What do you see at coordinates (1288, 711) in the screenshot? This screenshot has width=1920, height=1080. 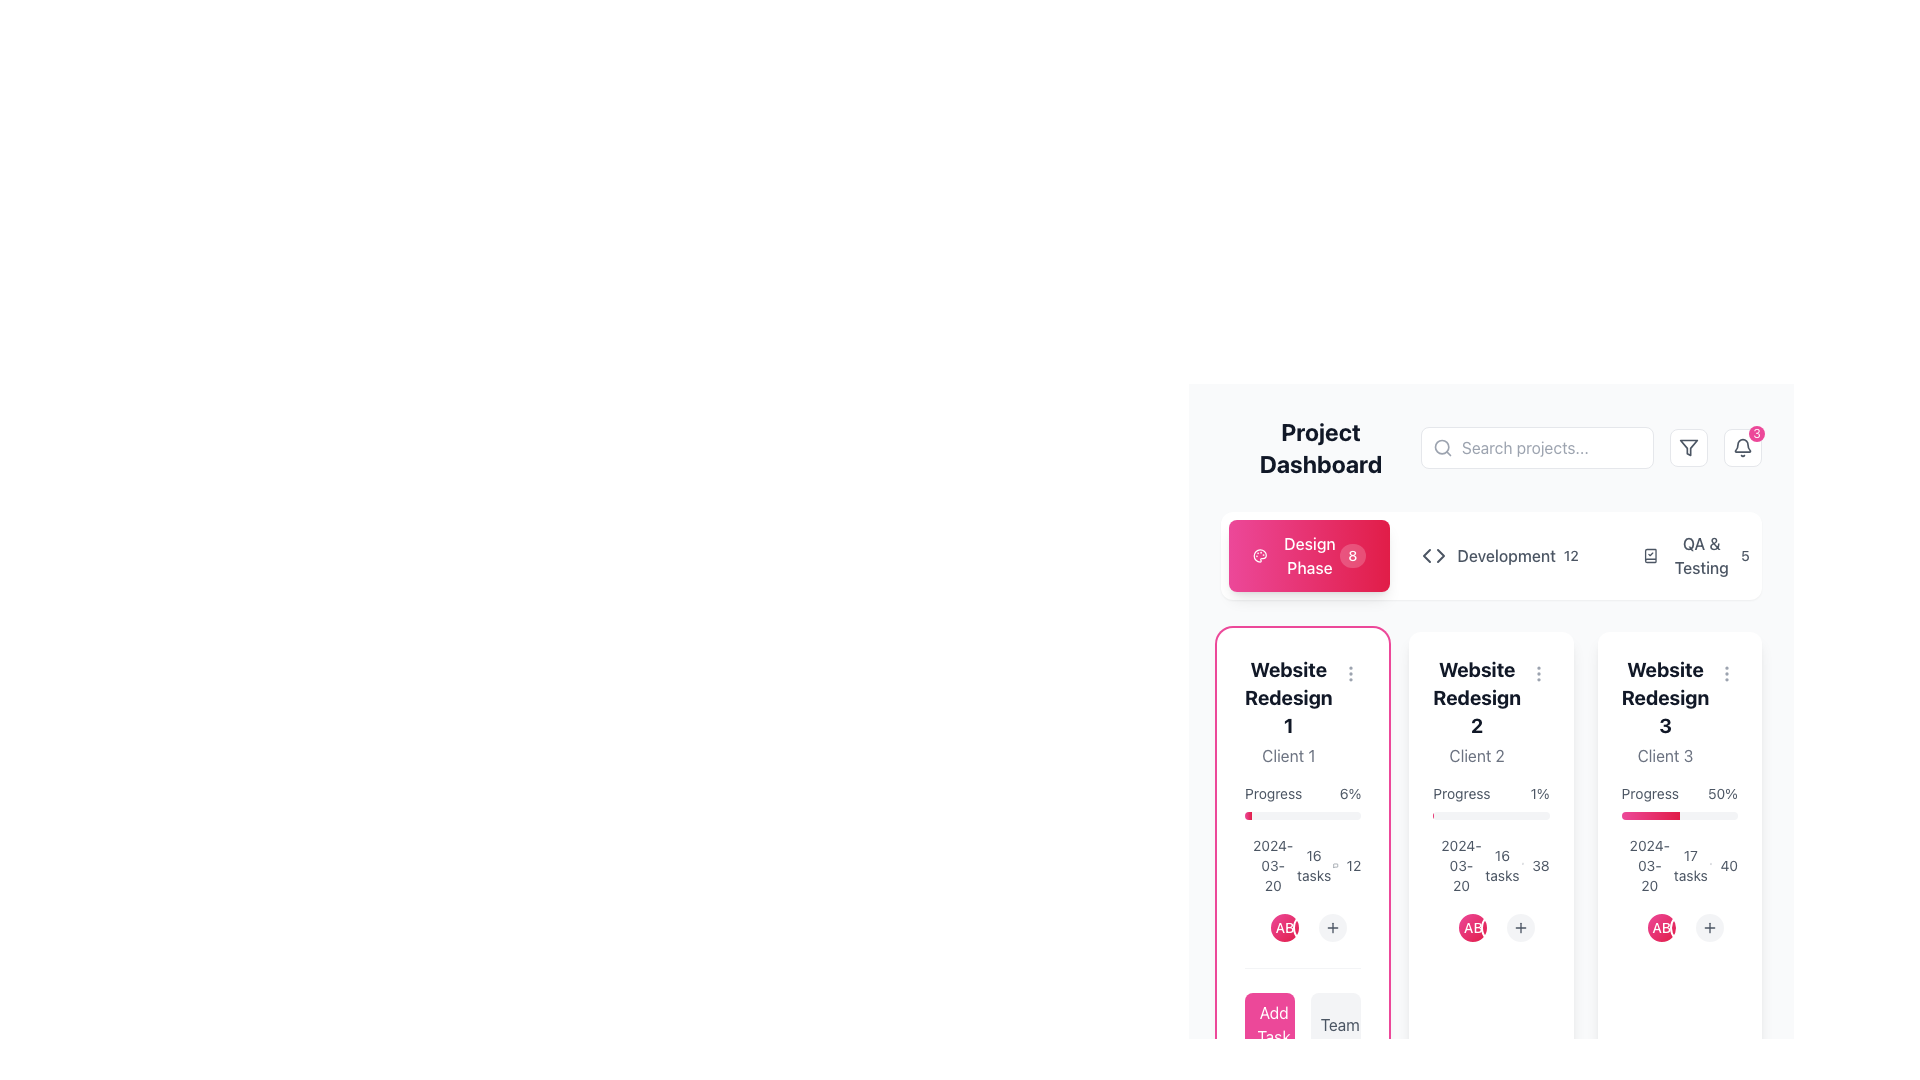 I see `the textual display element that represents the project title 'Website Redesign 1' and its associated client 'Client 1', which is the first in a series of project listing blocks` at bounding box center [1288, 711].